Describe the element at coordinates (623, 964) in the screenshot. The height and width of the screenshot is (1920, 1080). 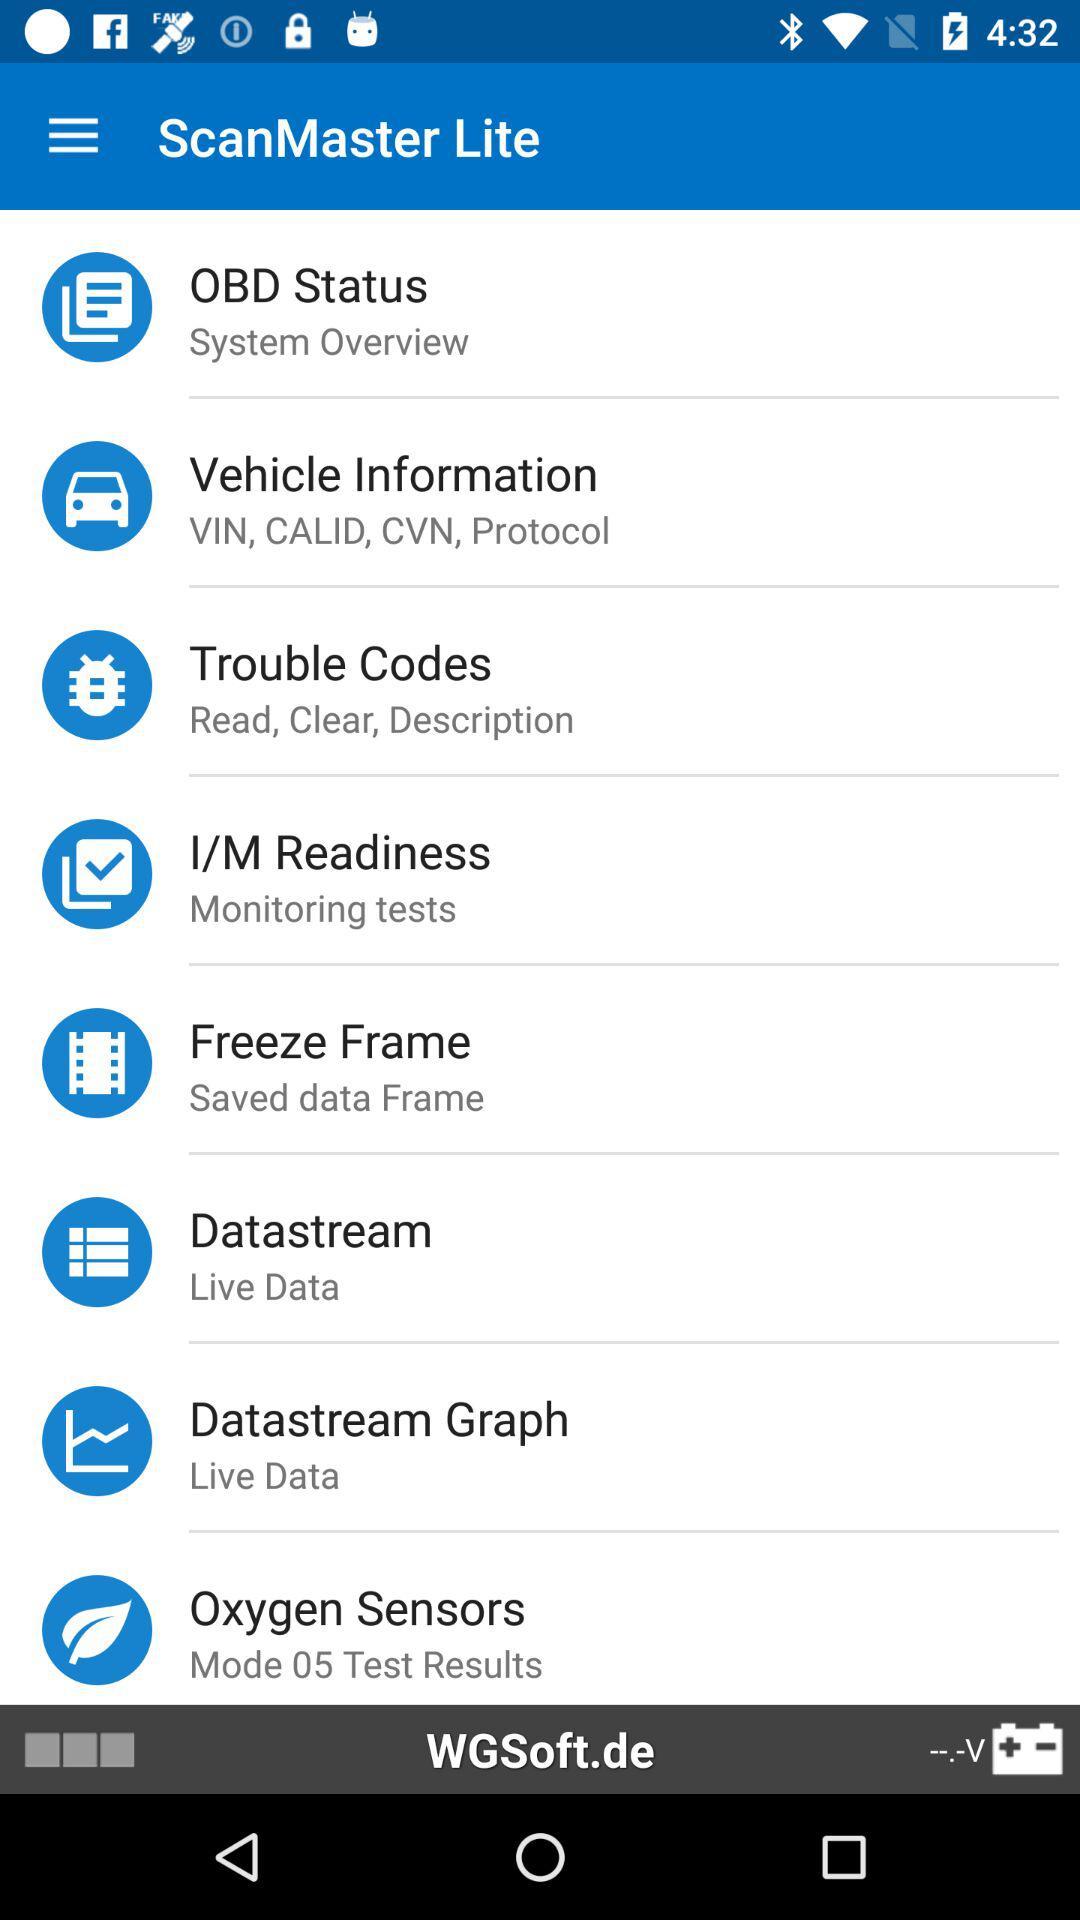
I see `the item below the monitoring tests` at that location.